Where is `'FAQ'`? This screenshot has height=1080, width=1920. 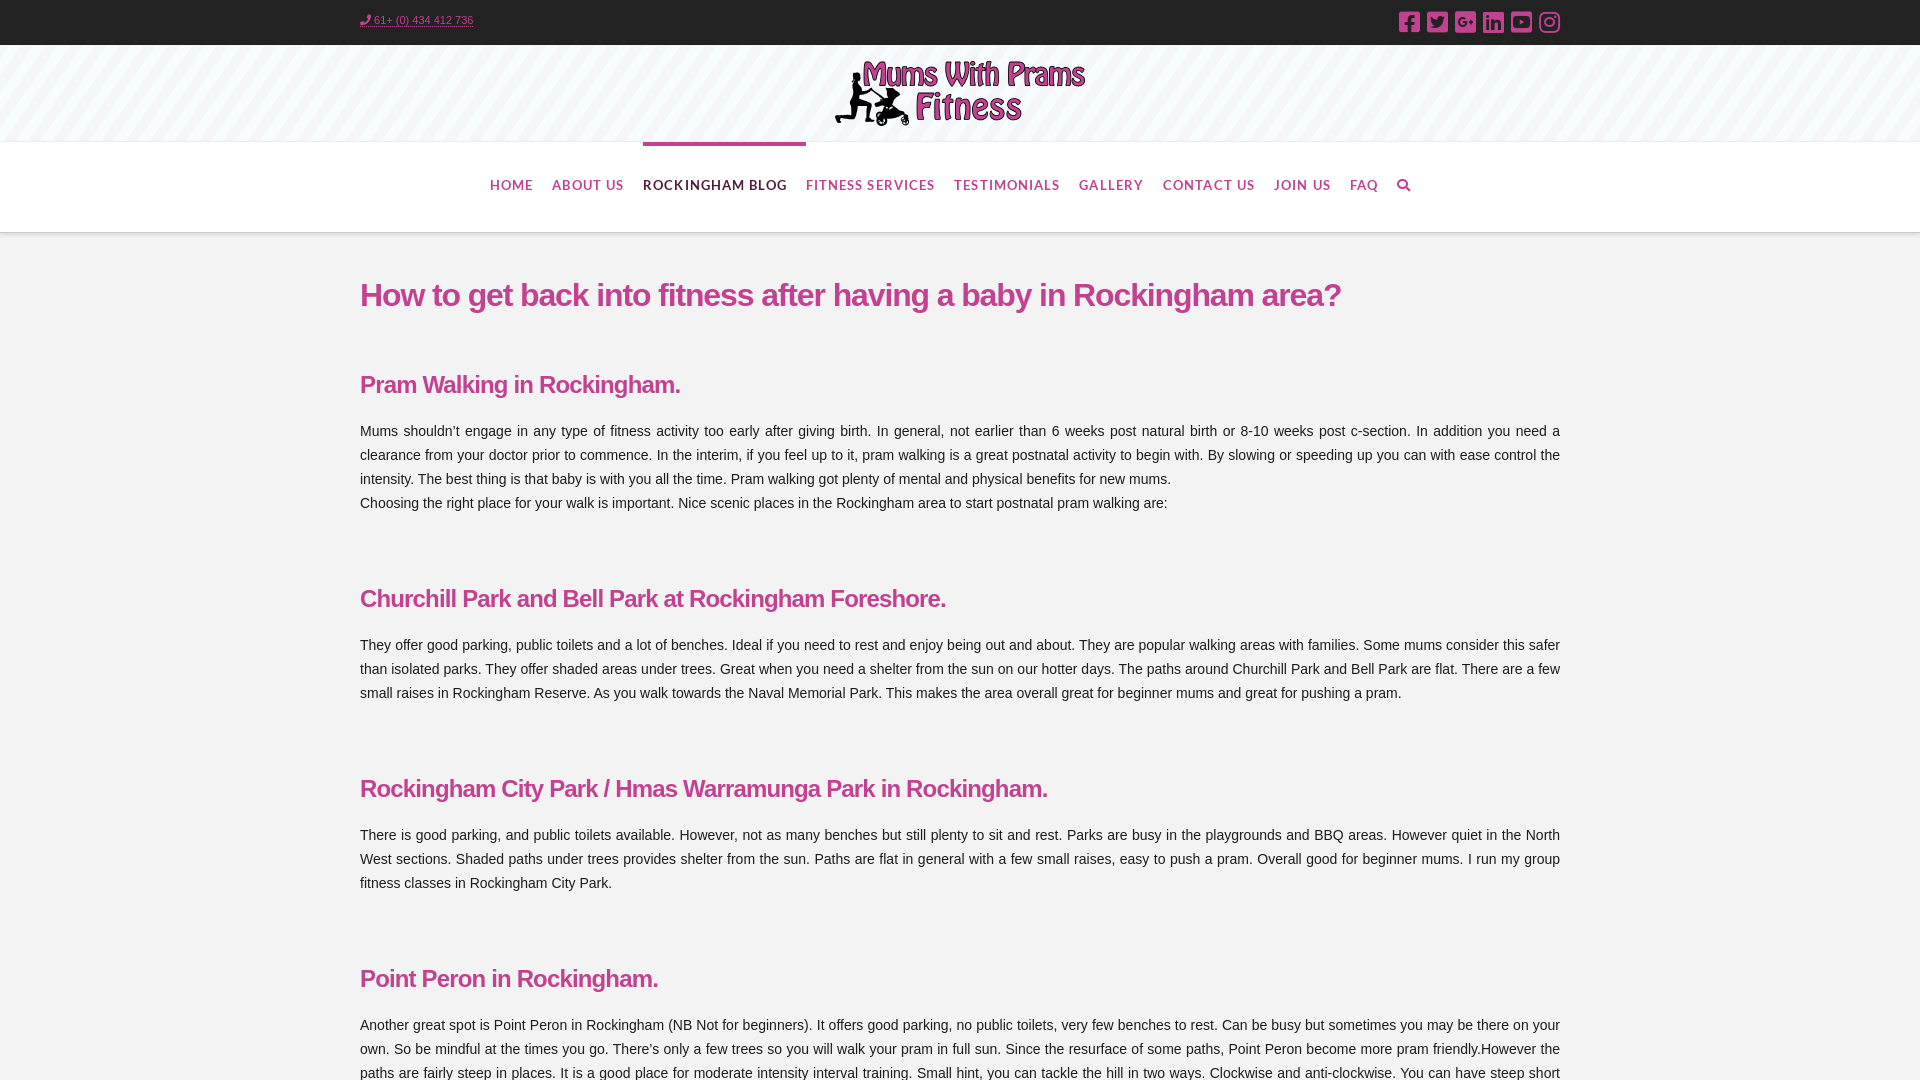 'FAQ' is located at coordinates (1372, 186).